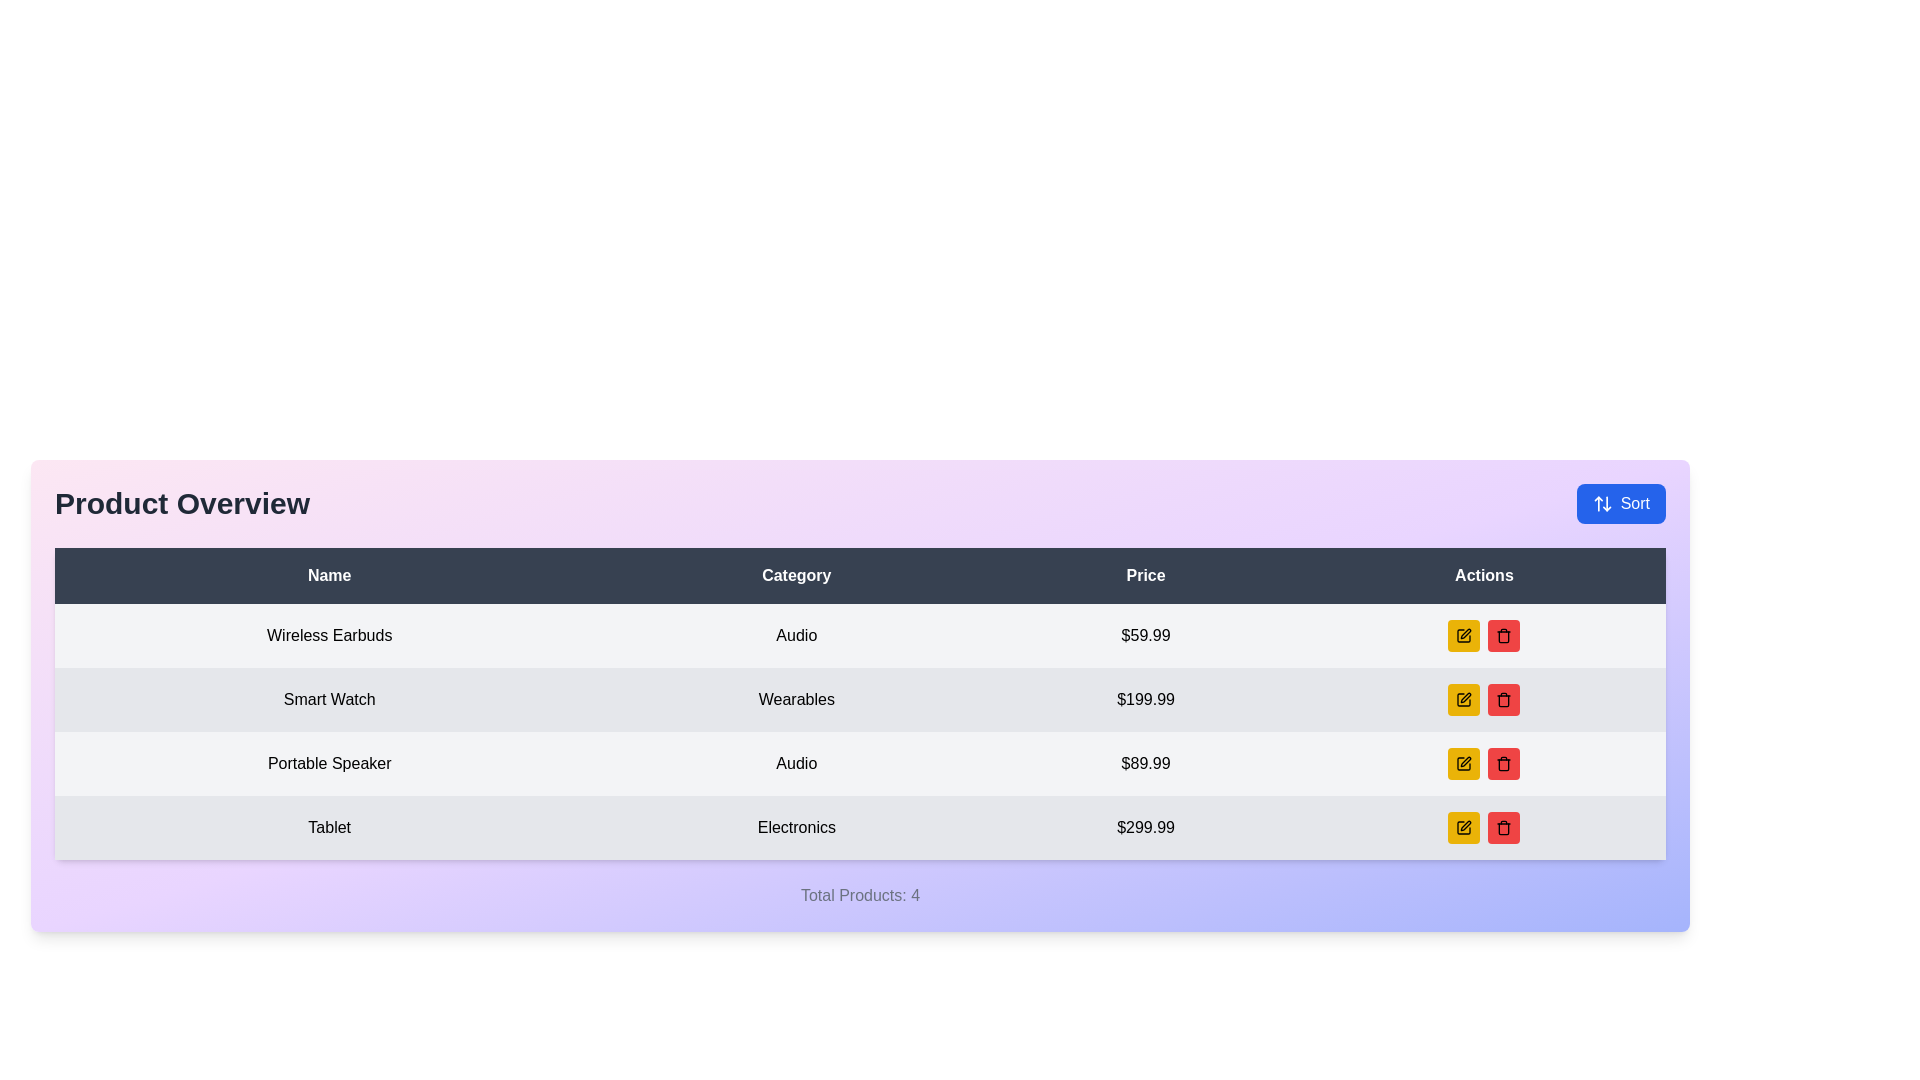  Describe the element at coordinates (1503, 764) in the screenshot. I see `the trash can icon located in the 'Actions' column of the table` at that location.